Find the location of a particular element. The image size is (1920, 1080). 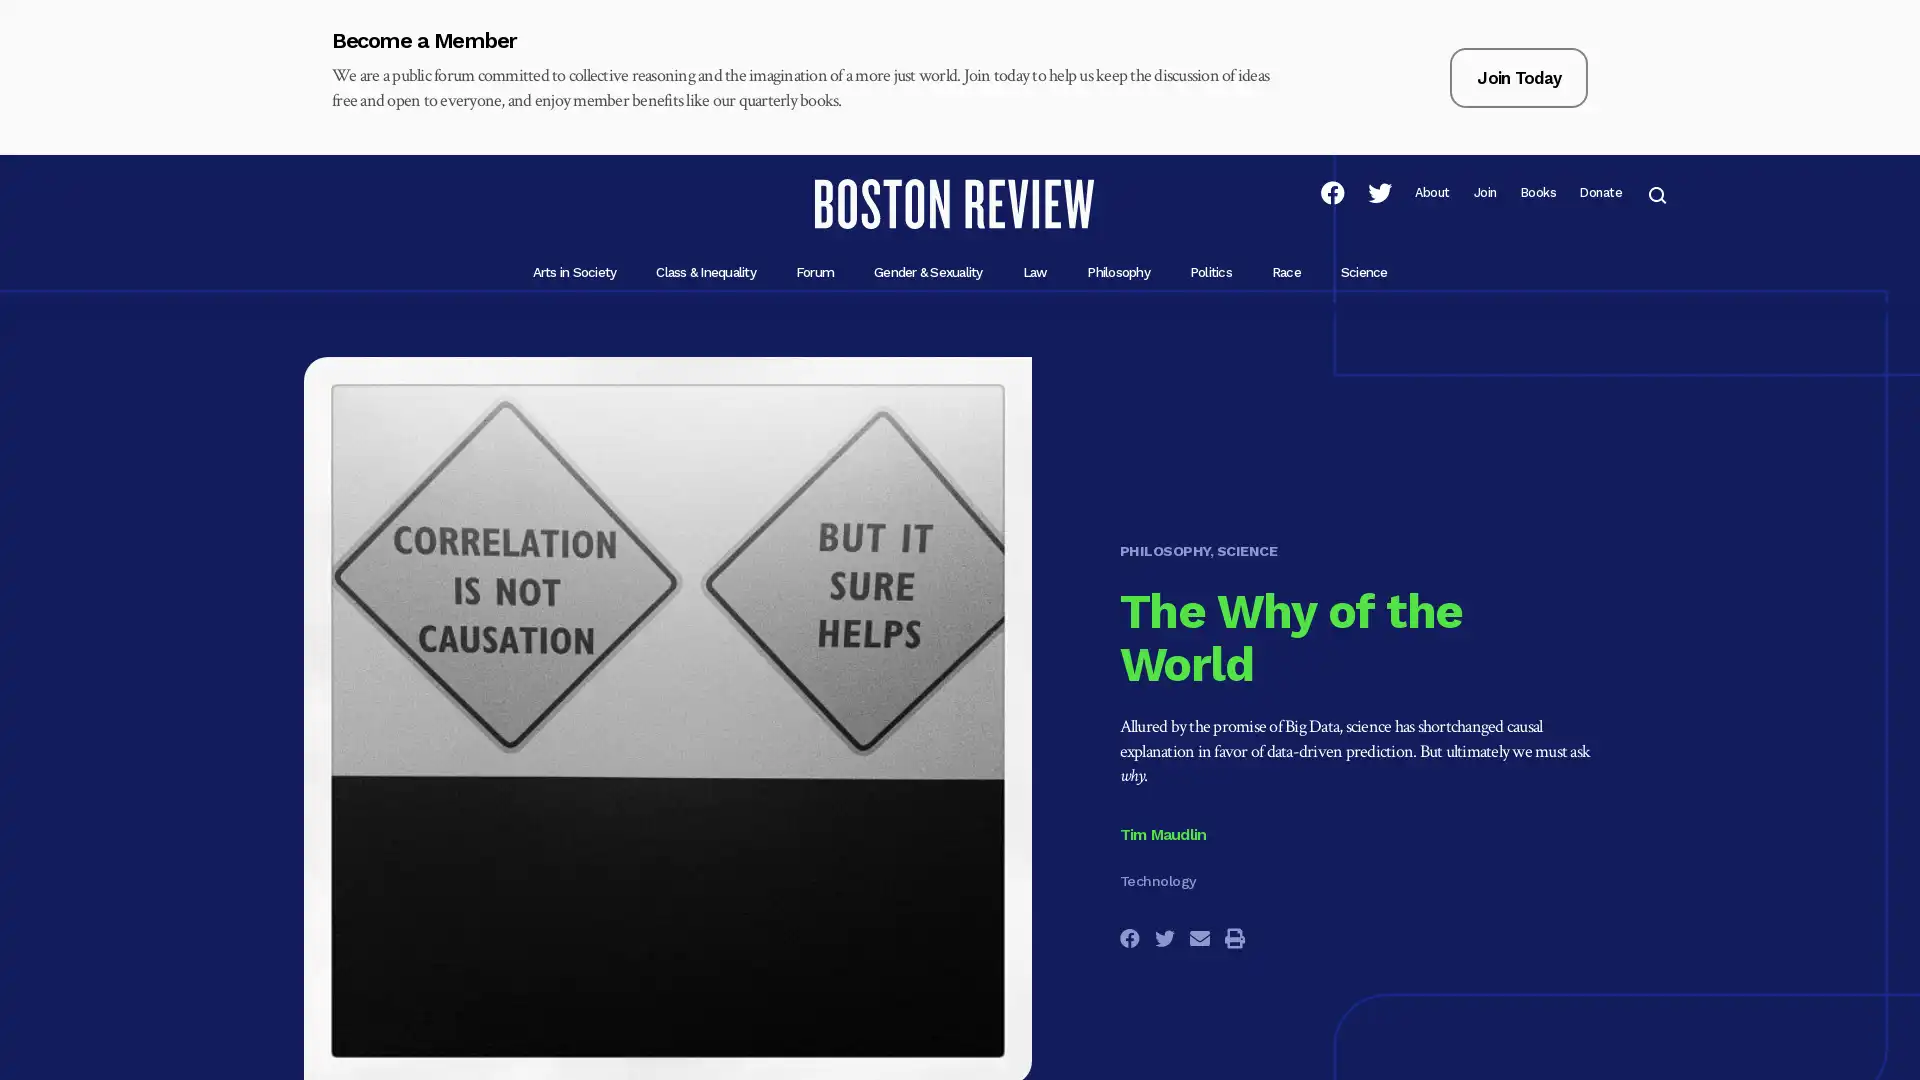

Join Today is located at coordinates (1518, 76).